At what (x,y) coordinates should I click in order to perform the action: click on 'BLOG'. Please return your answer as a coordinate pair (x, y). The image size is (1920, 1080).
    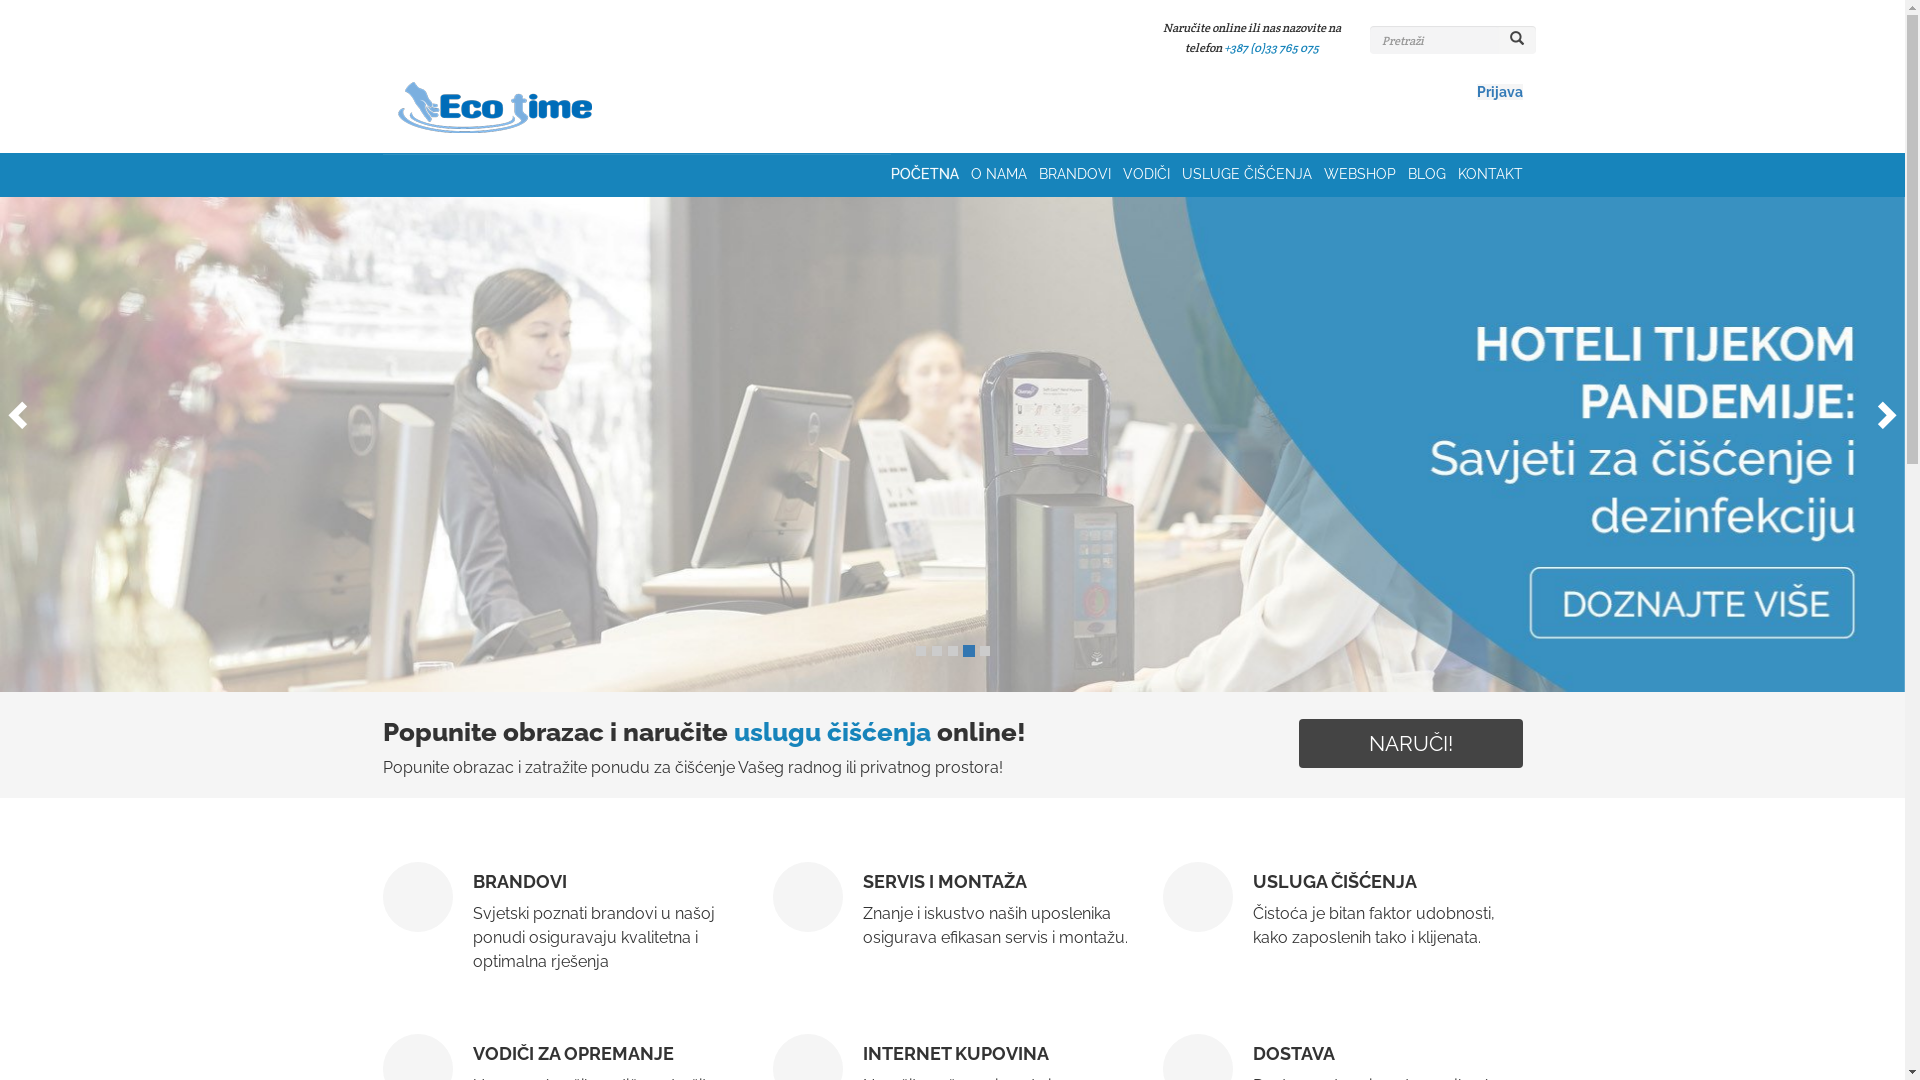
    Looking at the image, I should click on (1406, 173).